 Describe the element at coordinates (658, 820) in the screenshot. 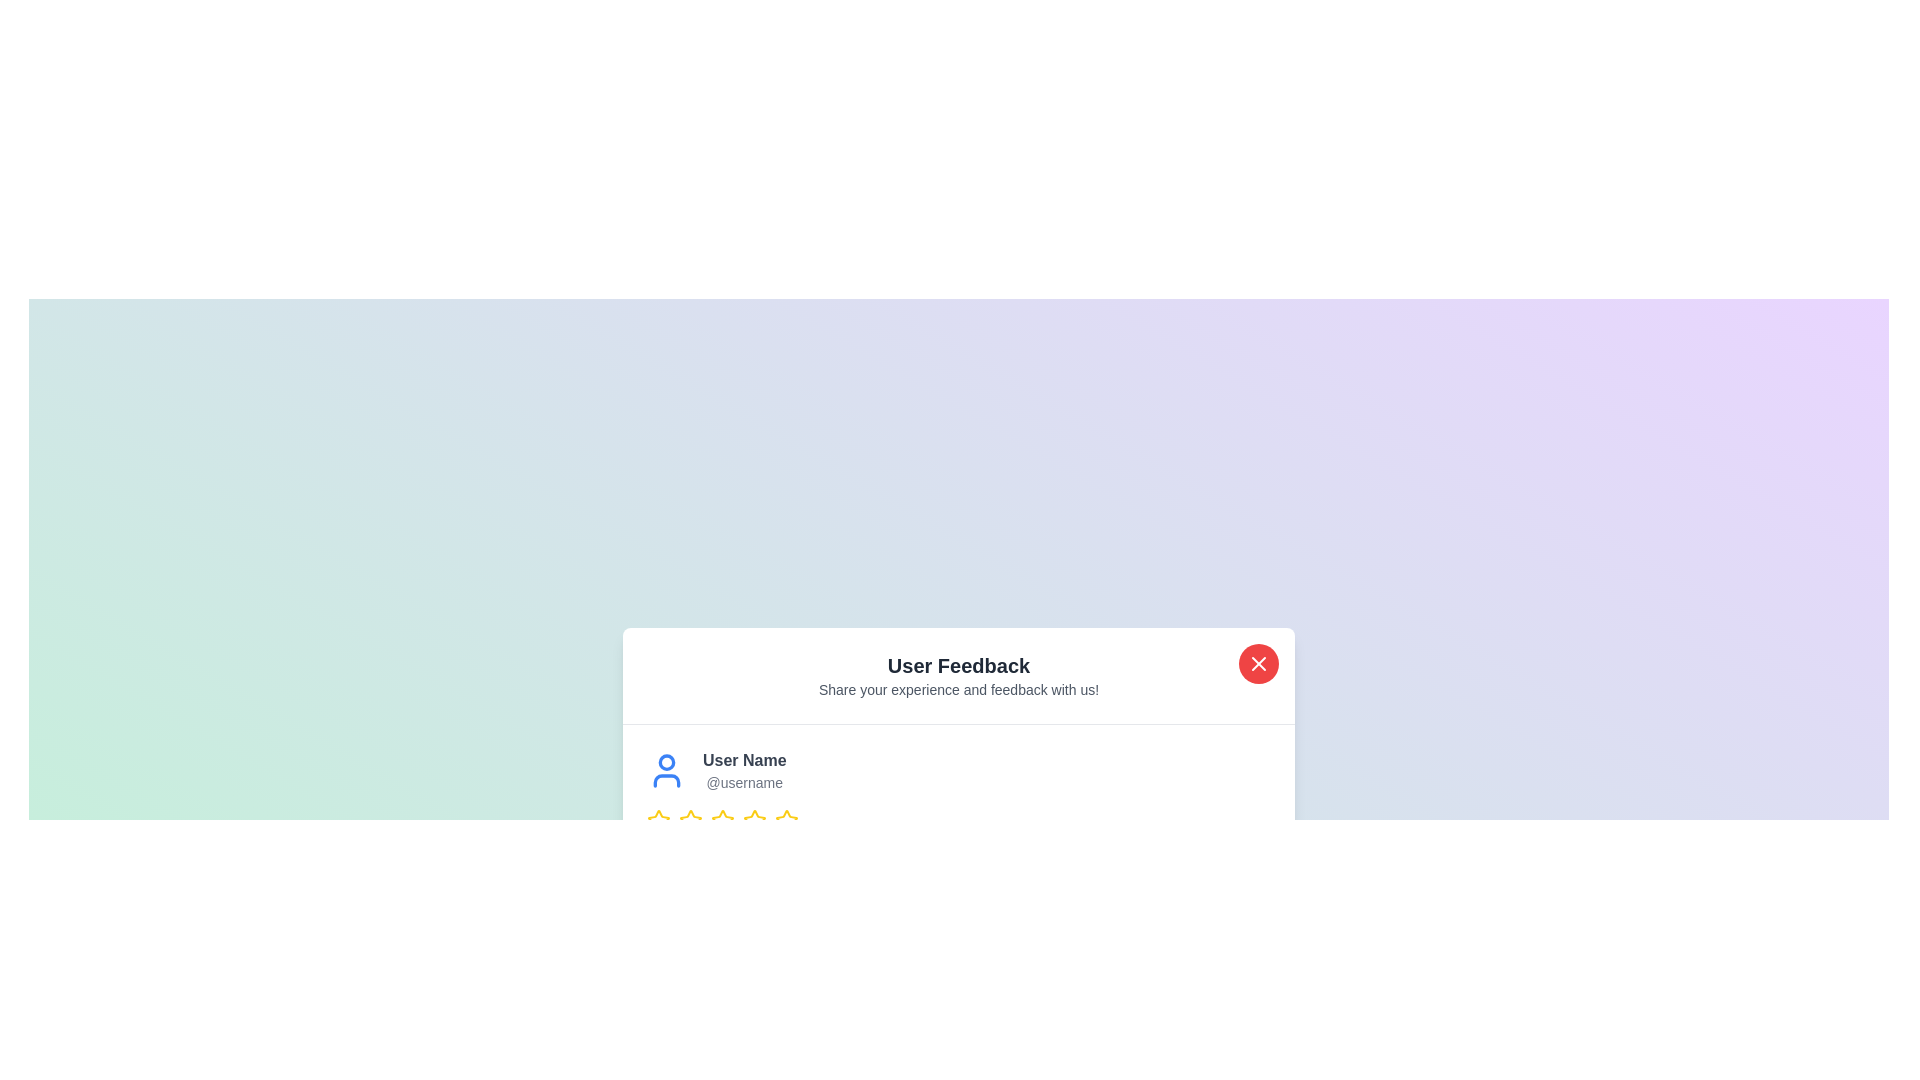

I see `on the first yellow star icon in the rating system` at that location.